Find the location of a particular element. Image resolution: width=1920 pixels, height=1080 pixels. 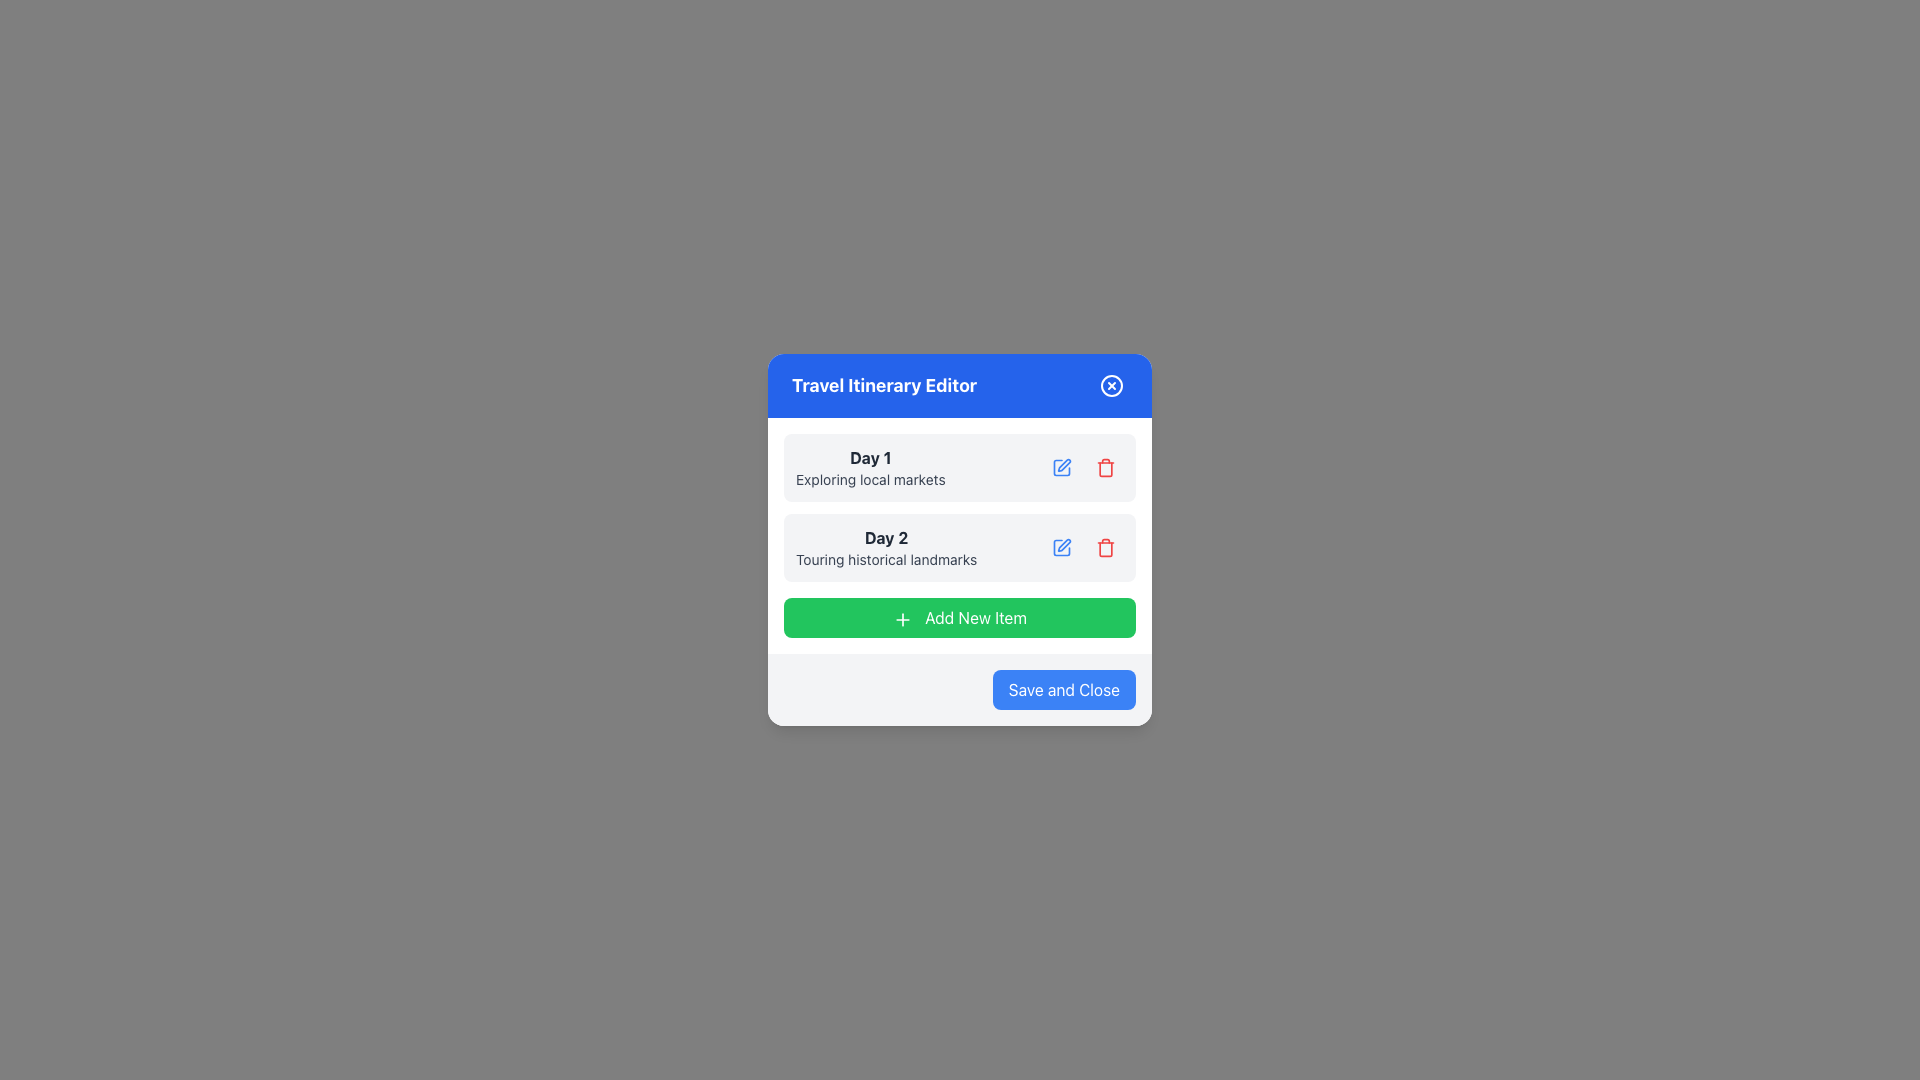

the trash bin icon button located next to 'Day 2' is located at coordinates (1104, 547).